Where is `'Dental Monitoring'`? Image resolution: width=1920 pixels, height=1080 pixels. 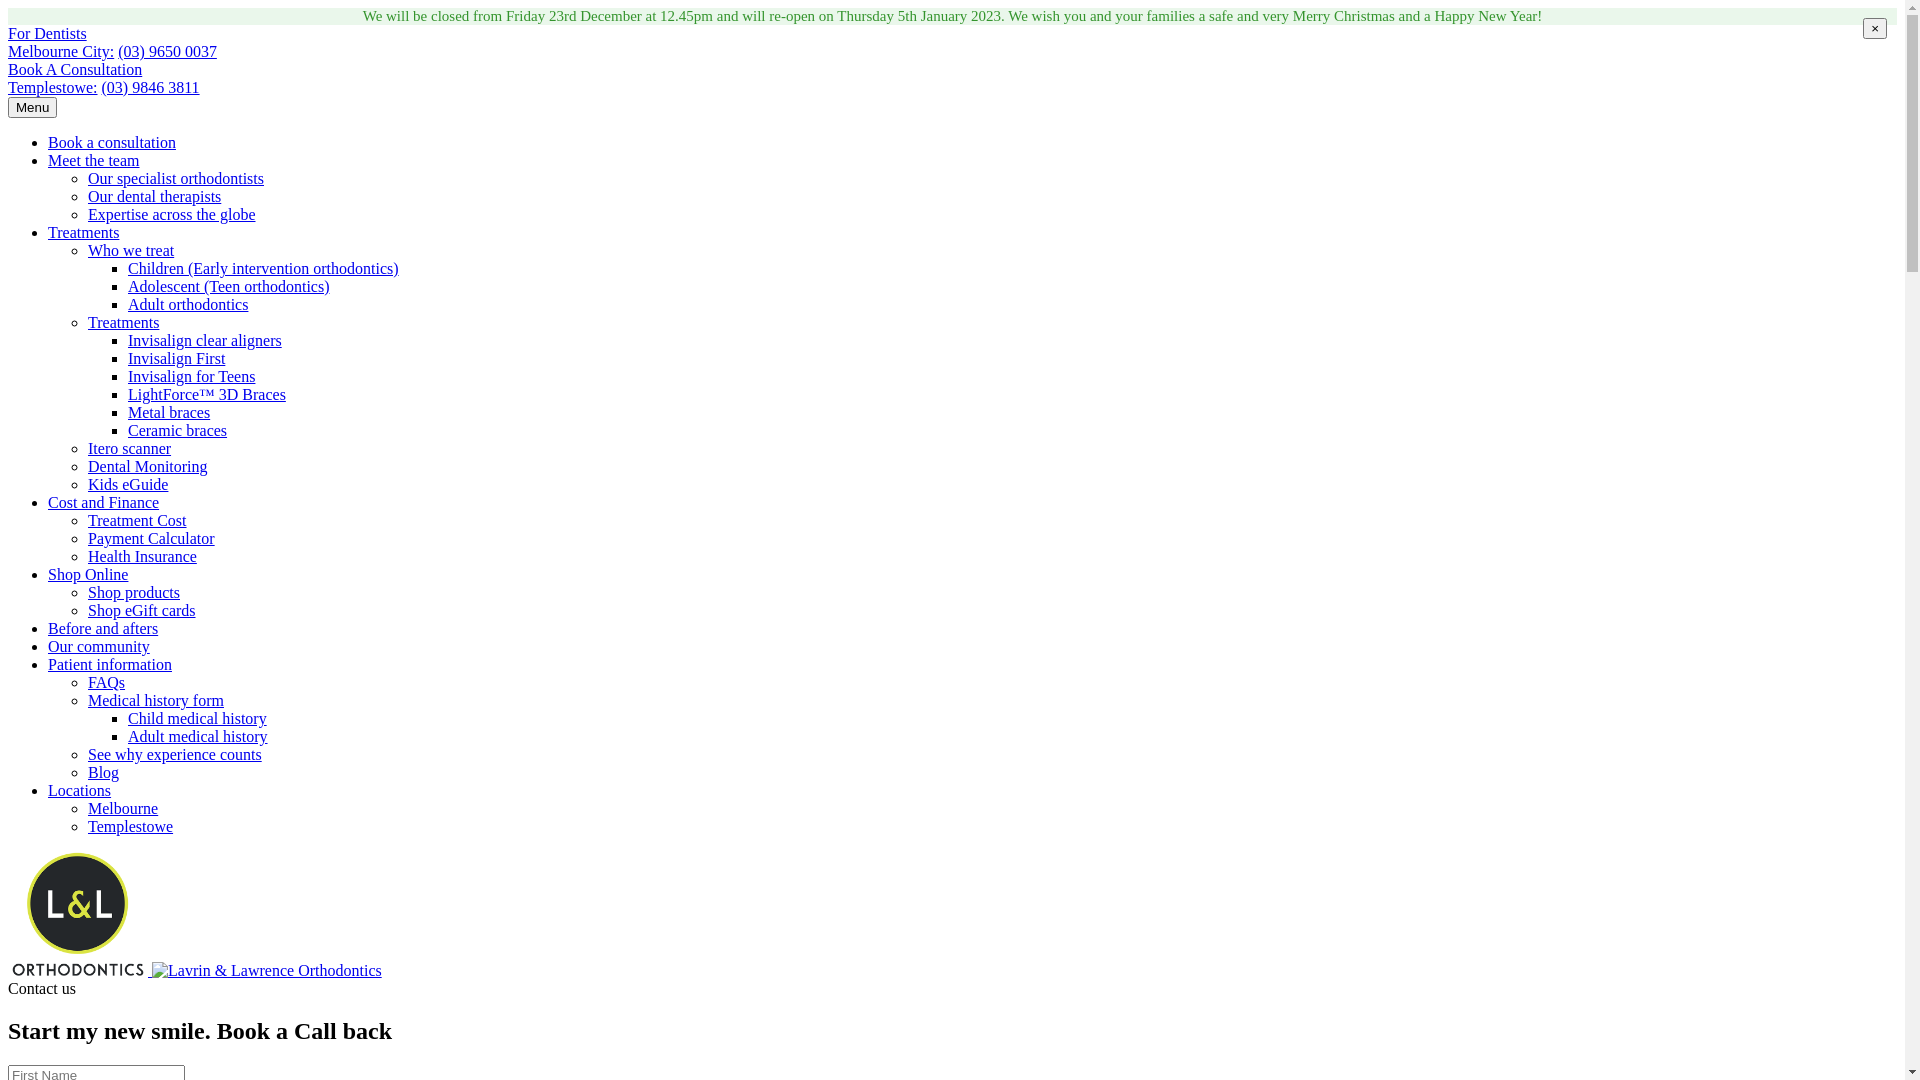 'Dental Monitoring' is located at coordinates (147, 466).